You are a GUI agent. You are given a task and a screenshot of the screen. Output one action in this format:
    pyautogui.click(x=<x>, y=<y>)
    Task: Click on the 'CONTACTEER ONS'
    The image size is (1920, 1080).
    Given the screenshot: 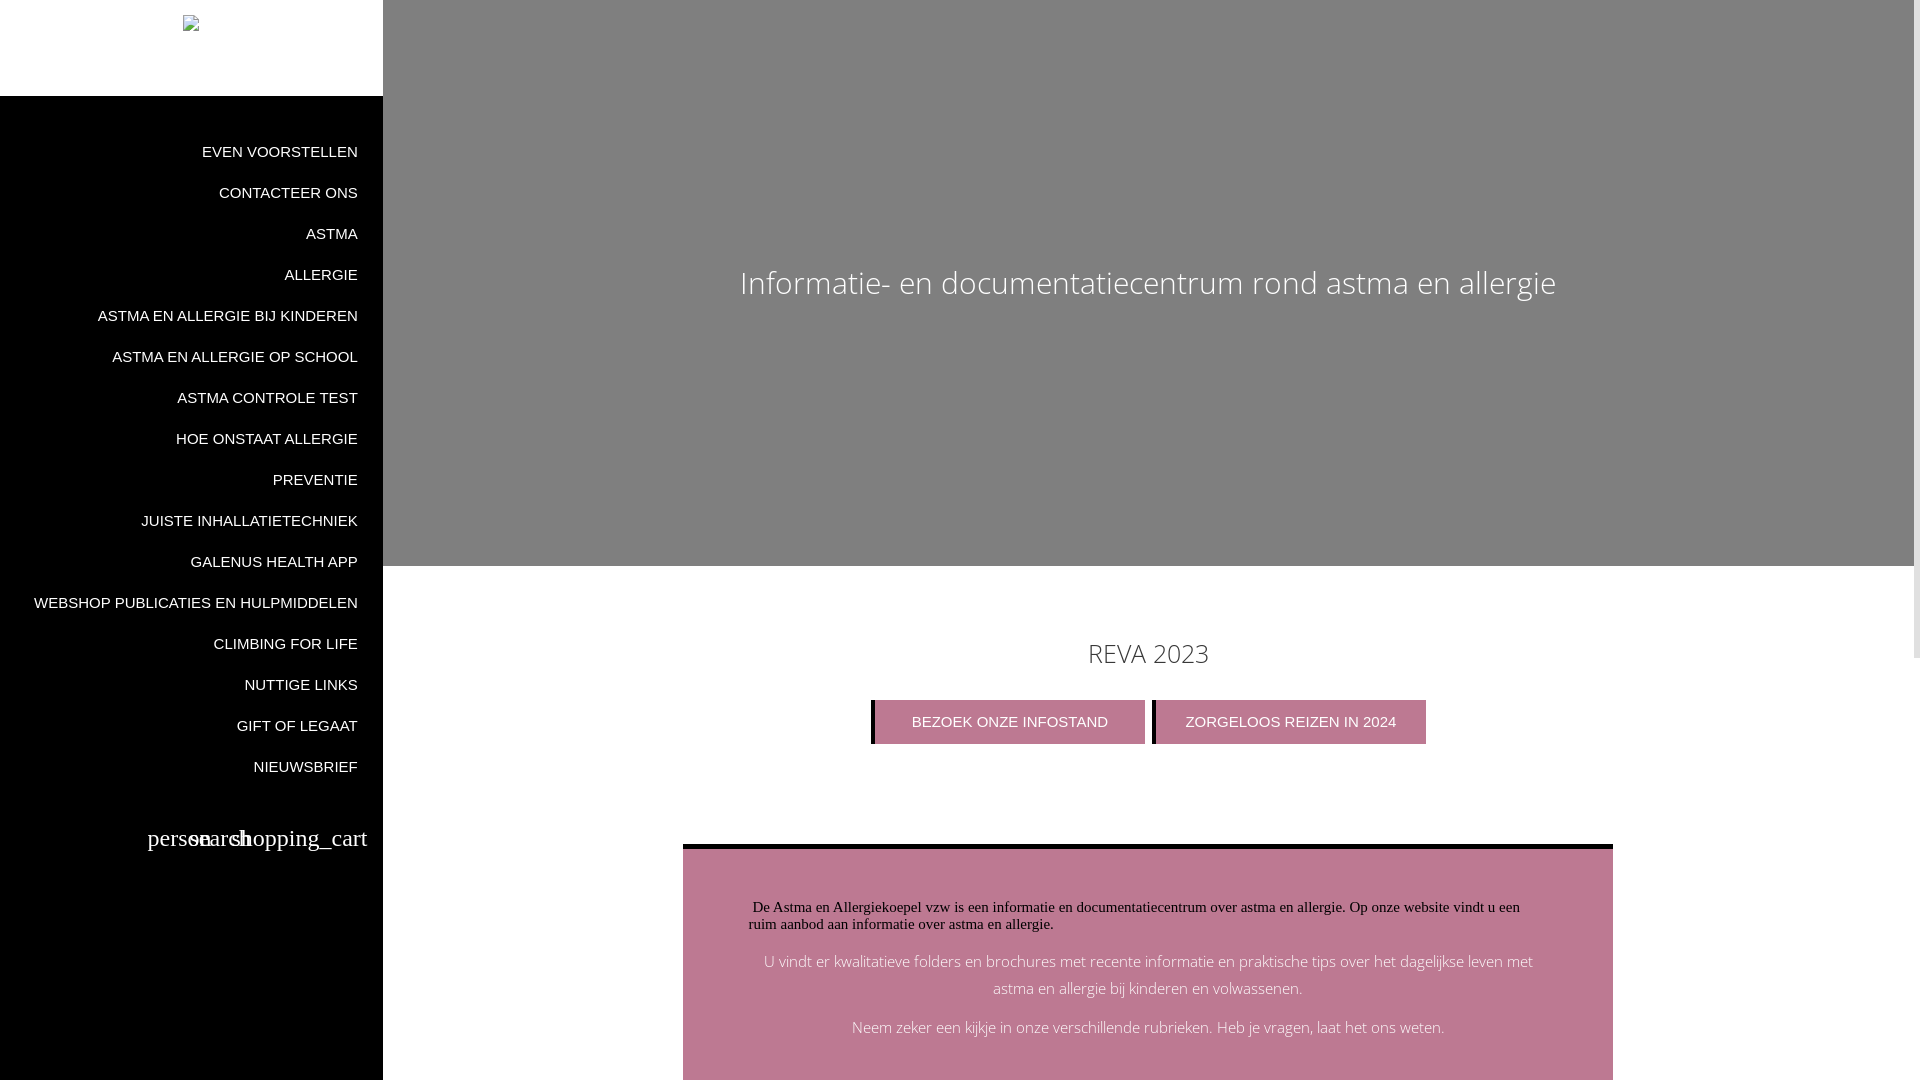 What is the action you would take?
    pyautogui.click(x=191, y=192)
    